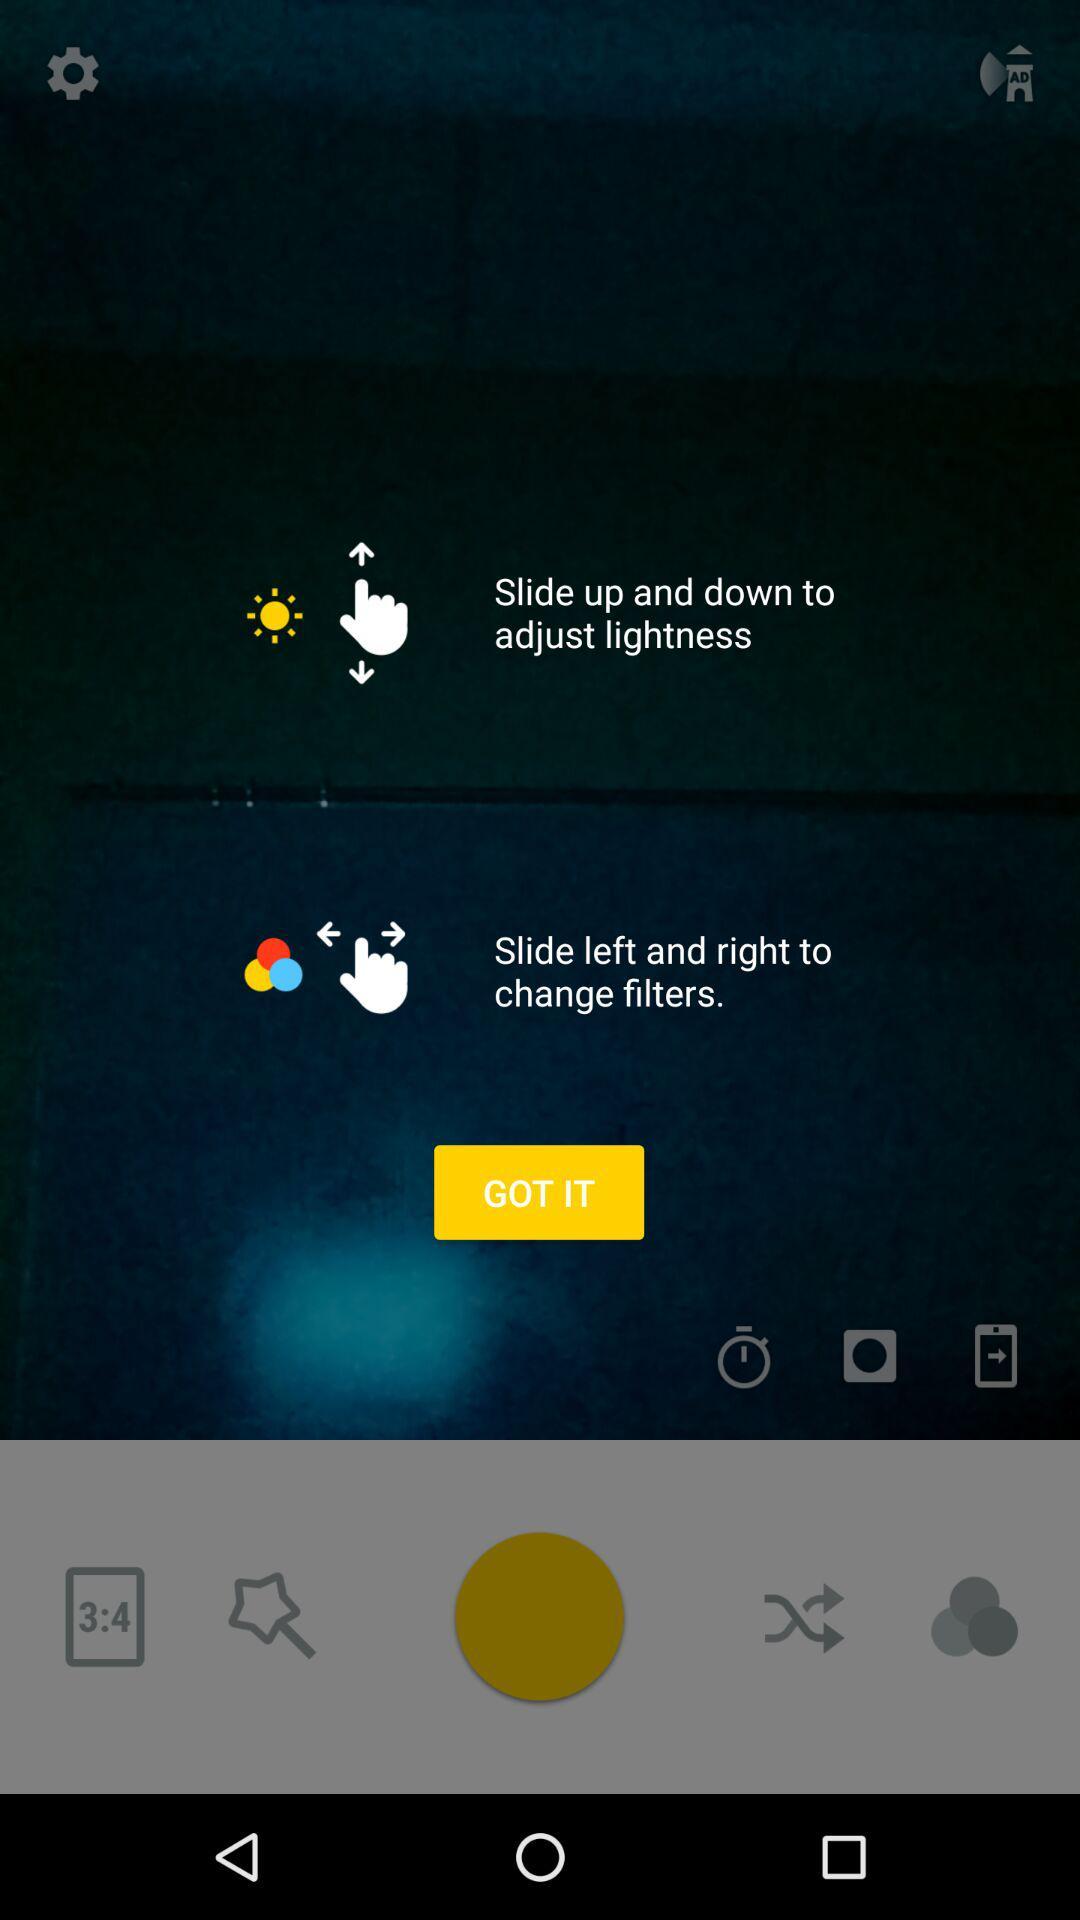 The width and height of the screenshot is (1080, 1920). Describe the element at coordinates (273, 1617) in the screenshot. I see `the star icon` at that location.